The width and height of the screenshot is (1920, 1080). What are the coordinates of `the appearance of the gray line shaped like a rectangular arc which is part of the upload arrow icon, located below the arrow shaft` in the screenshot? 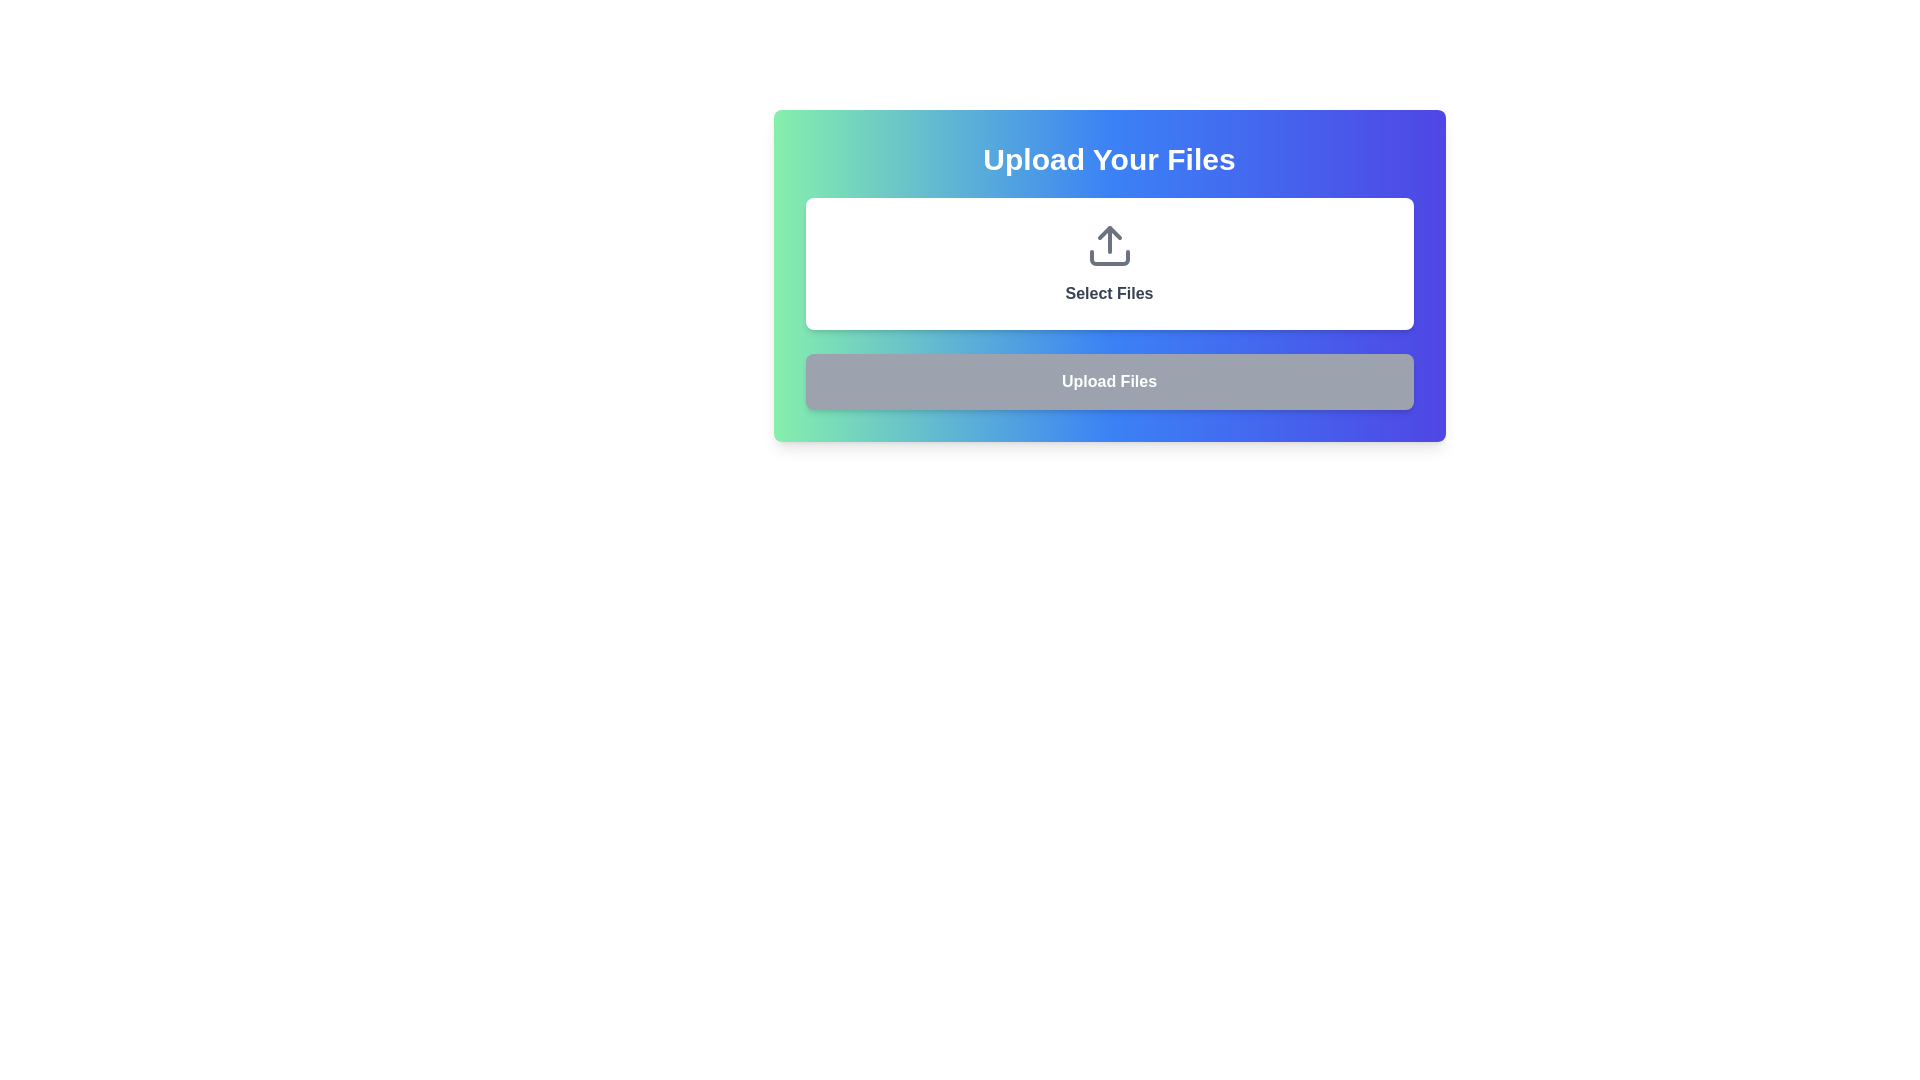 It's located at (1108, 257).